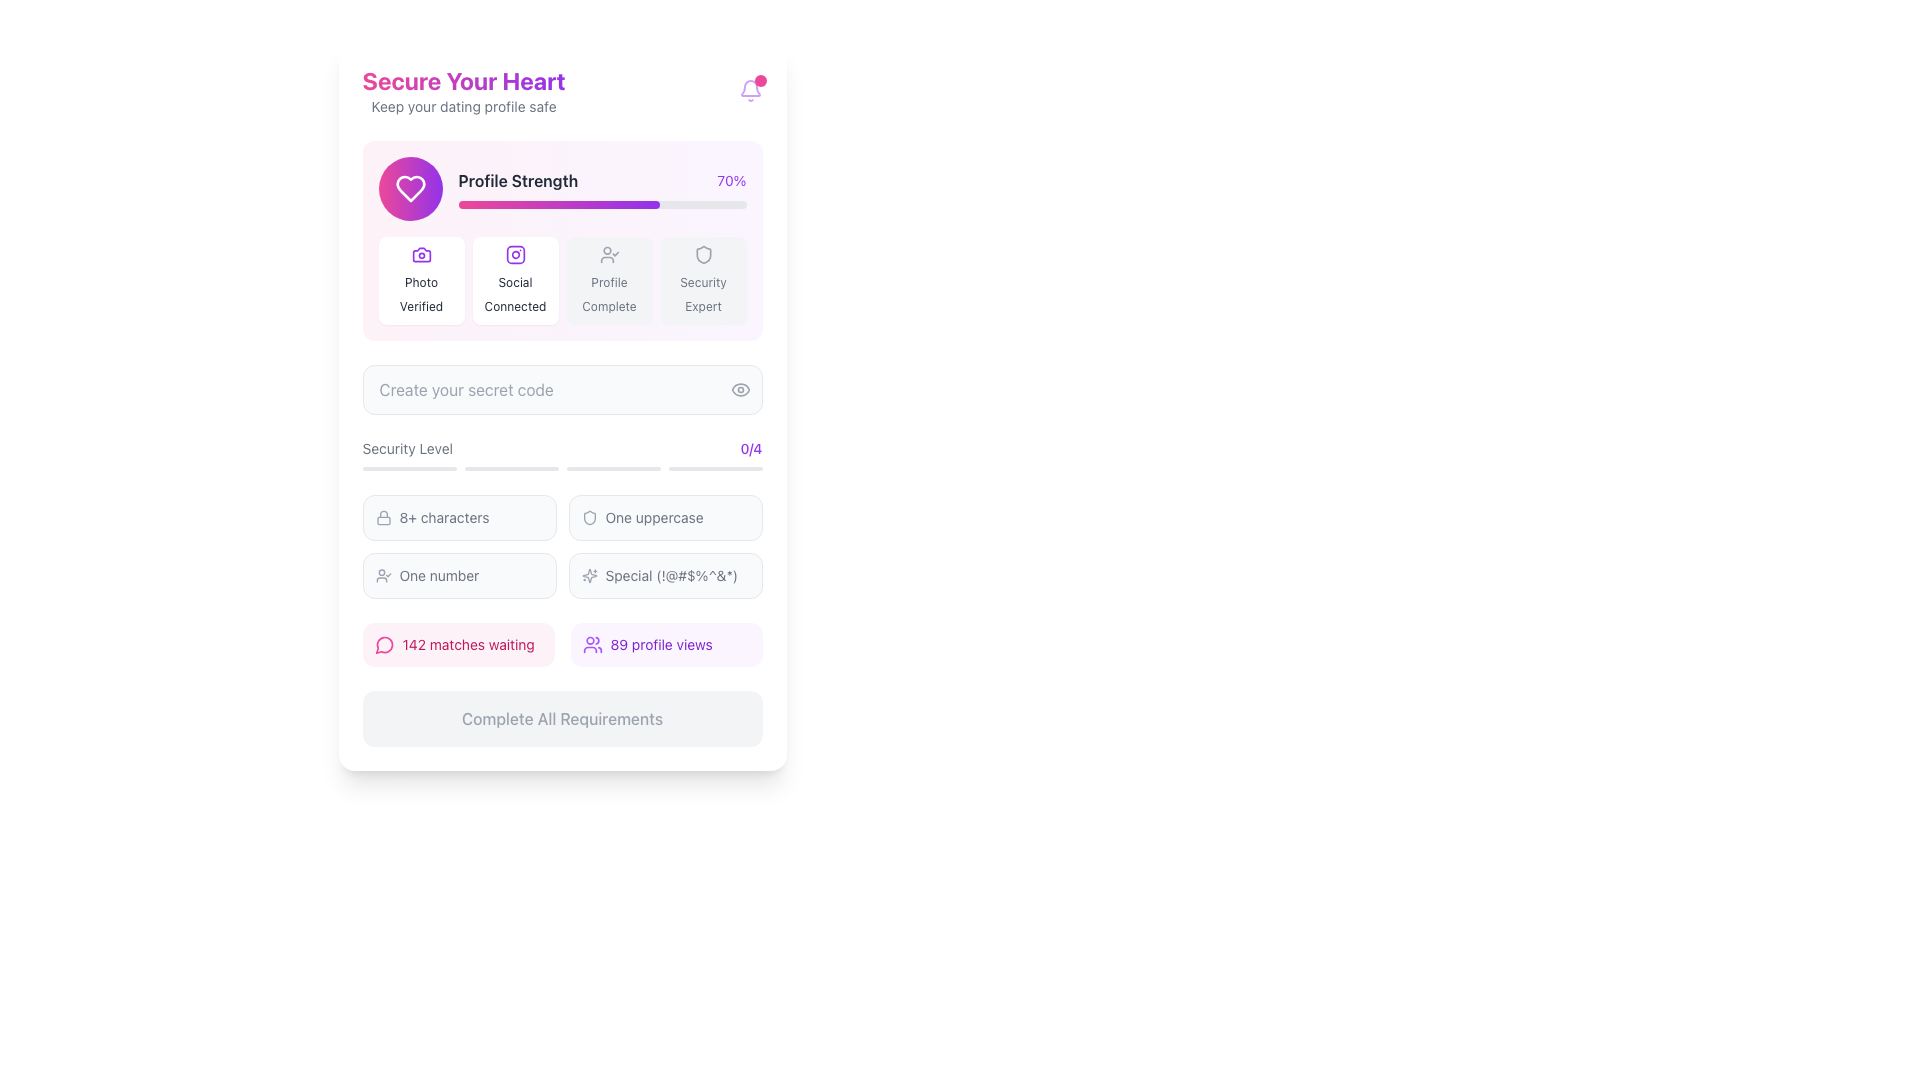 Image resolution: width=1920 pixels, height=1080 pixels. What do you see at coordinates (703, 281) in the screenshot?
I see `the fourth Information card in the horizontal grid located below the 'Profile Strength' bar, which indicates the user's security expertise attribute` at bounding box center [703, 281].